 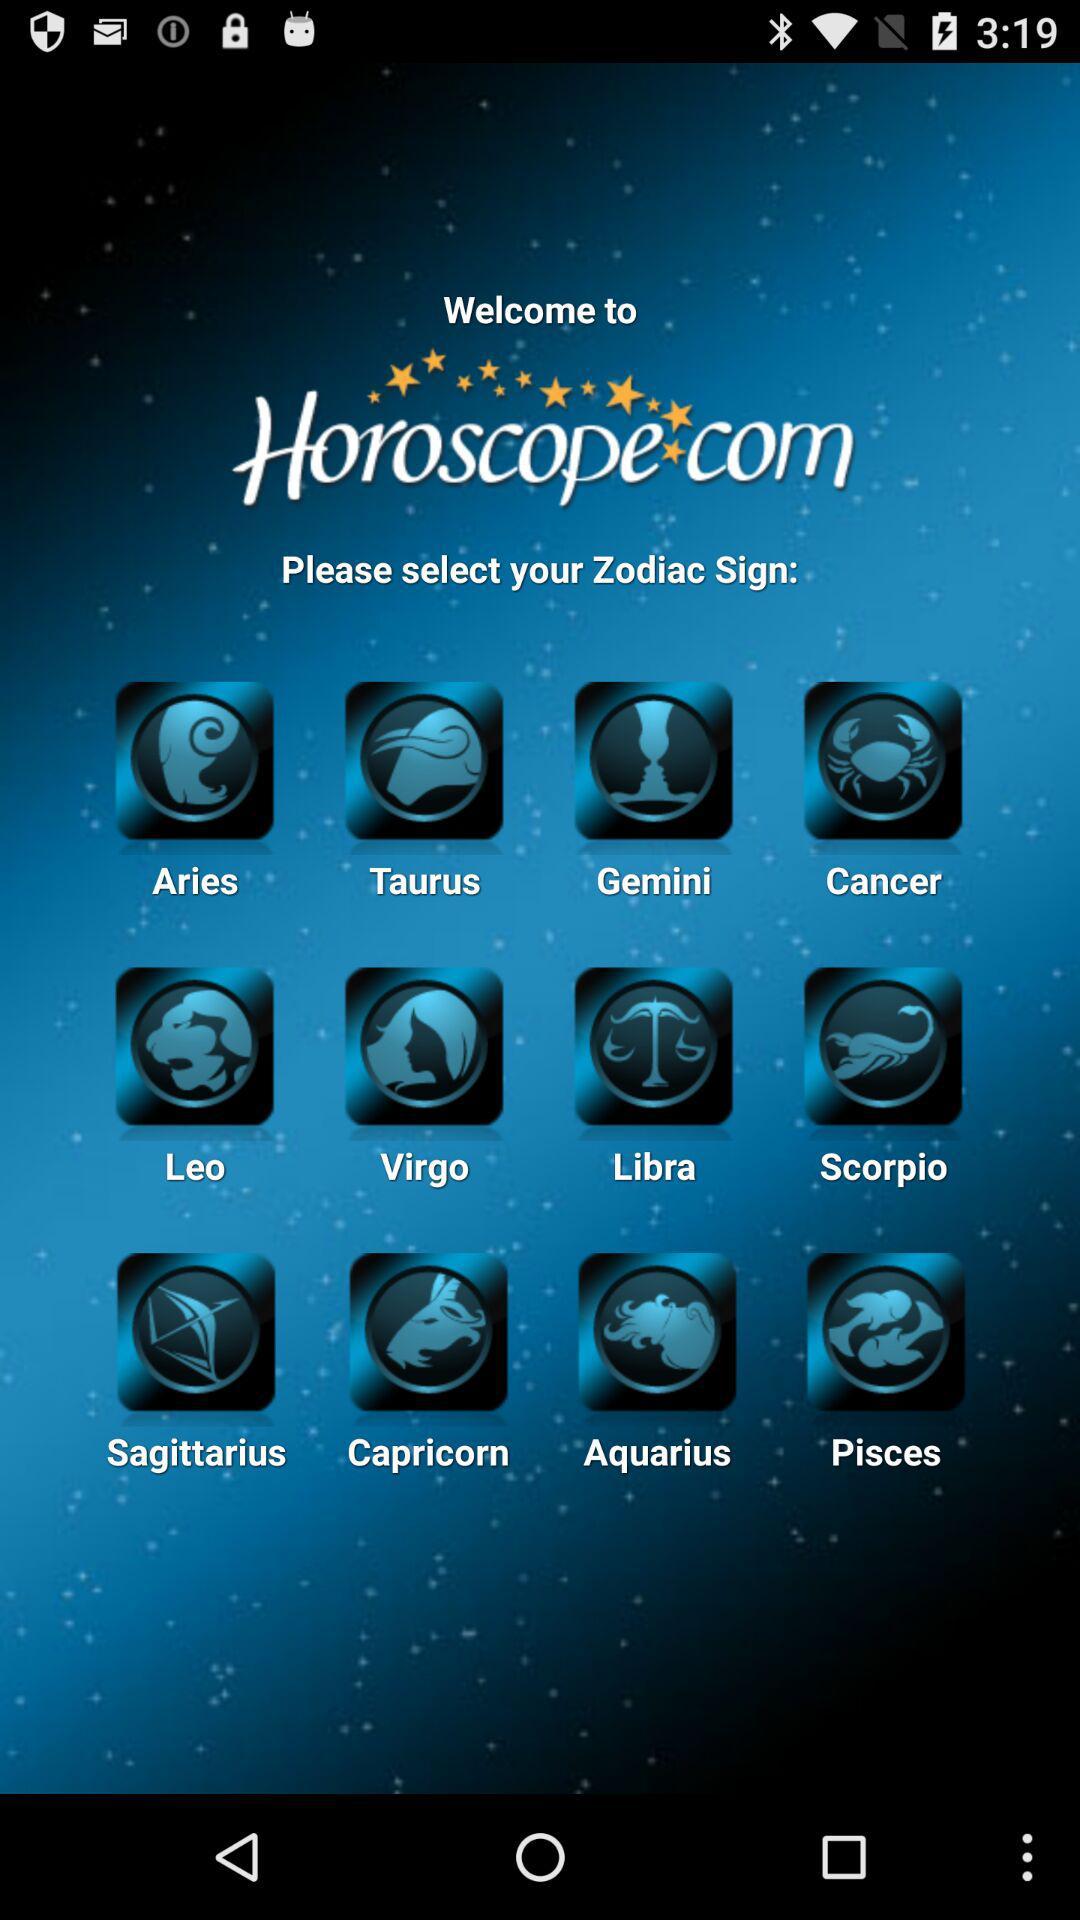 I want to click on select, so click(x=196, y=1329).